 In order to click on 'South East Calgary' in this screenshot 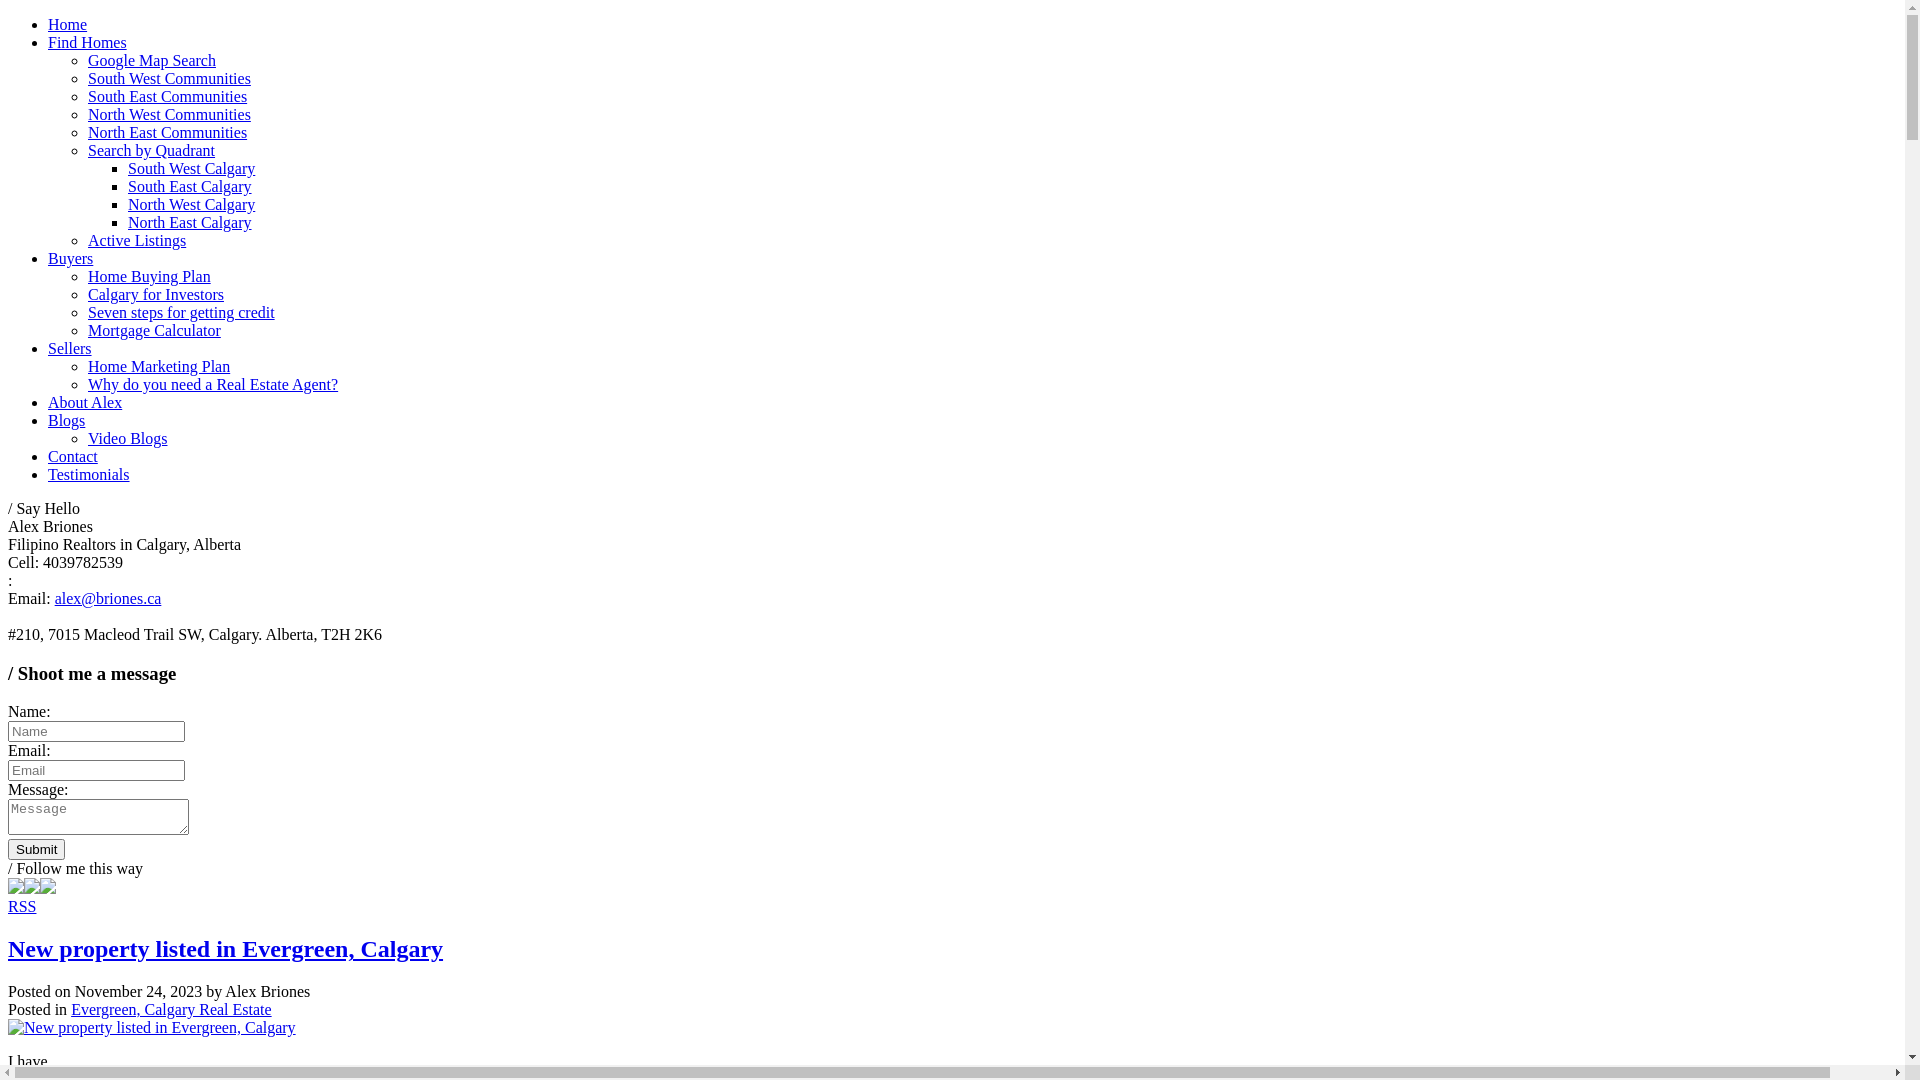, I will do `click(190, 186)`.